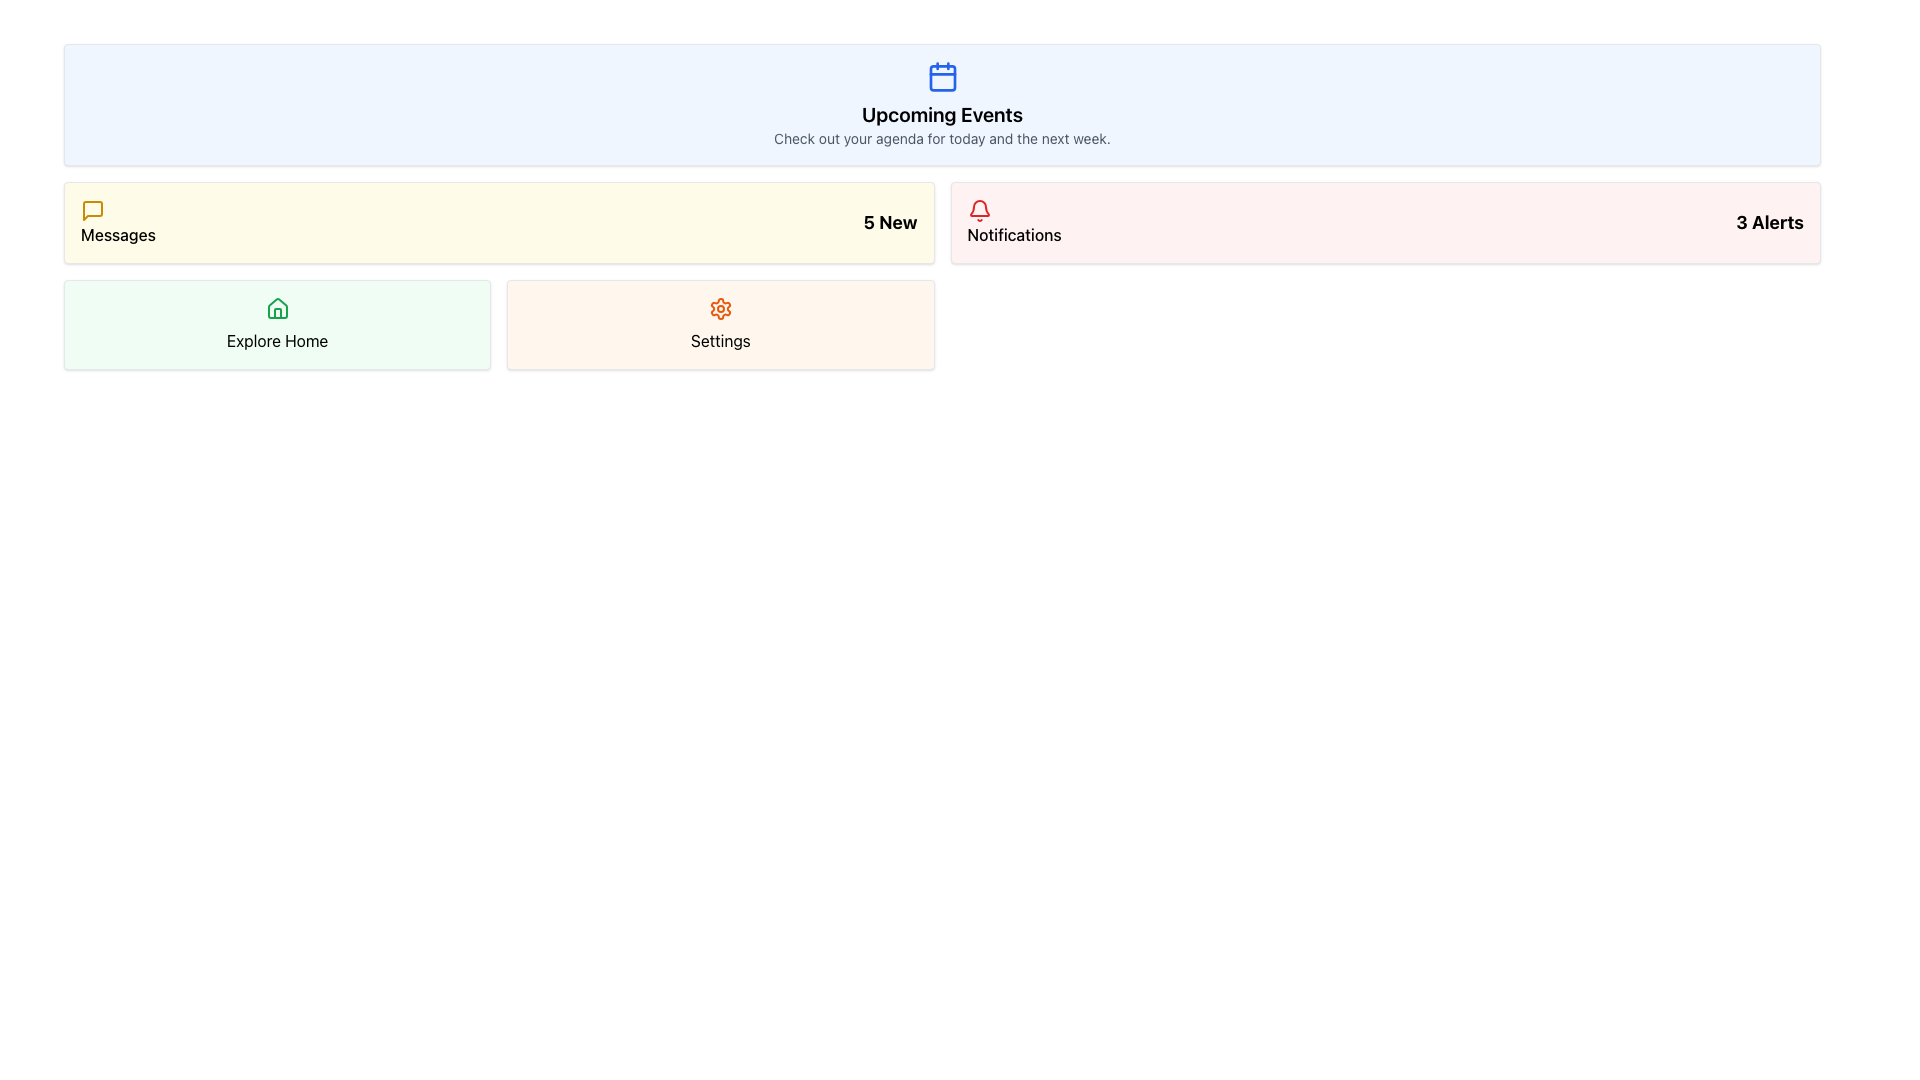  What do you see at coordinates (720, 323) in the screenshot?
I see `the Card component used for navigation or showcasing functionality's purpose and usage, located in the third column of the bottom row in a four-column grid layout` at bounding box center [720, 323].